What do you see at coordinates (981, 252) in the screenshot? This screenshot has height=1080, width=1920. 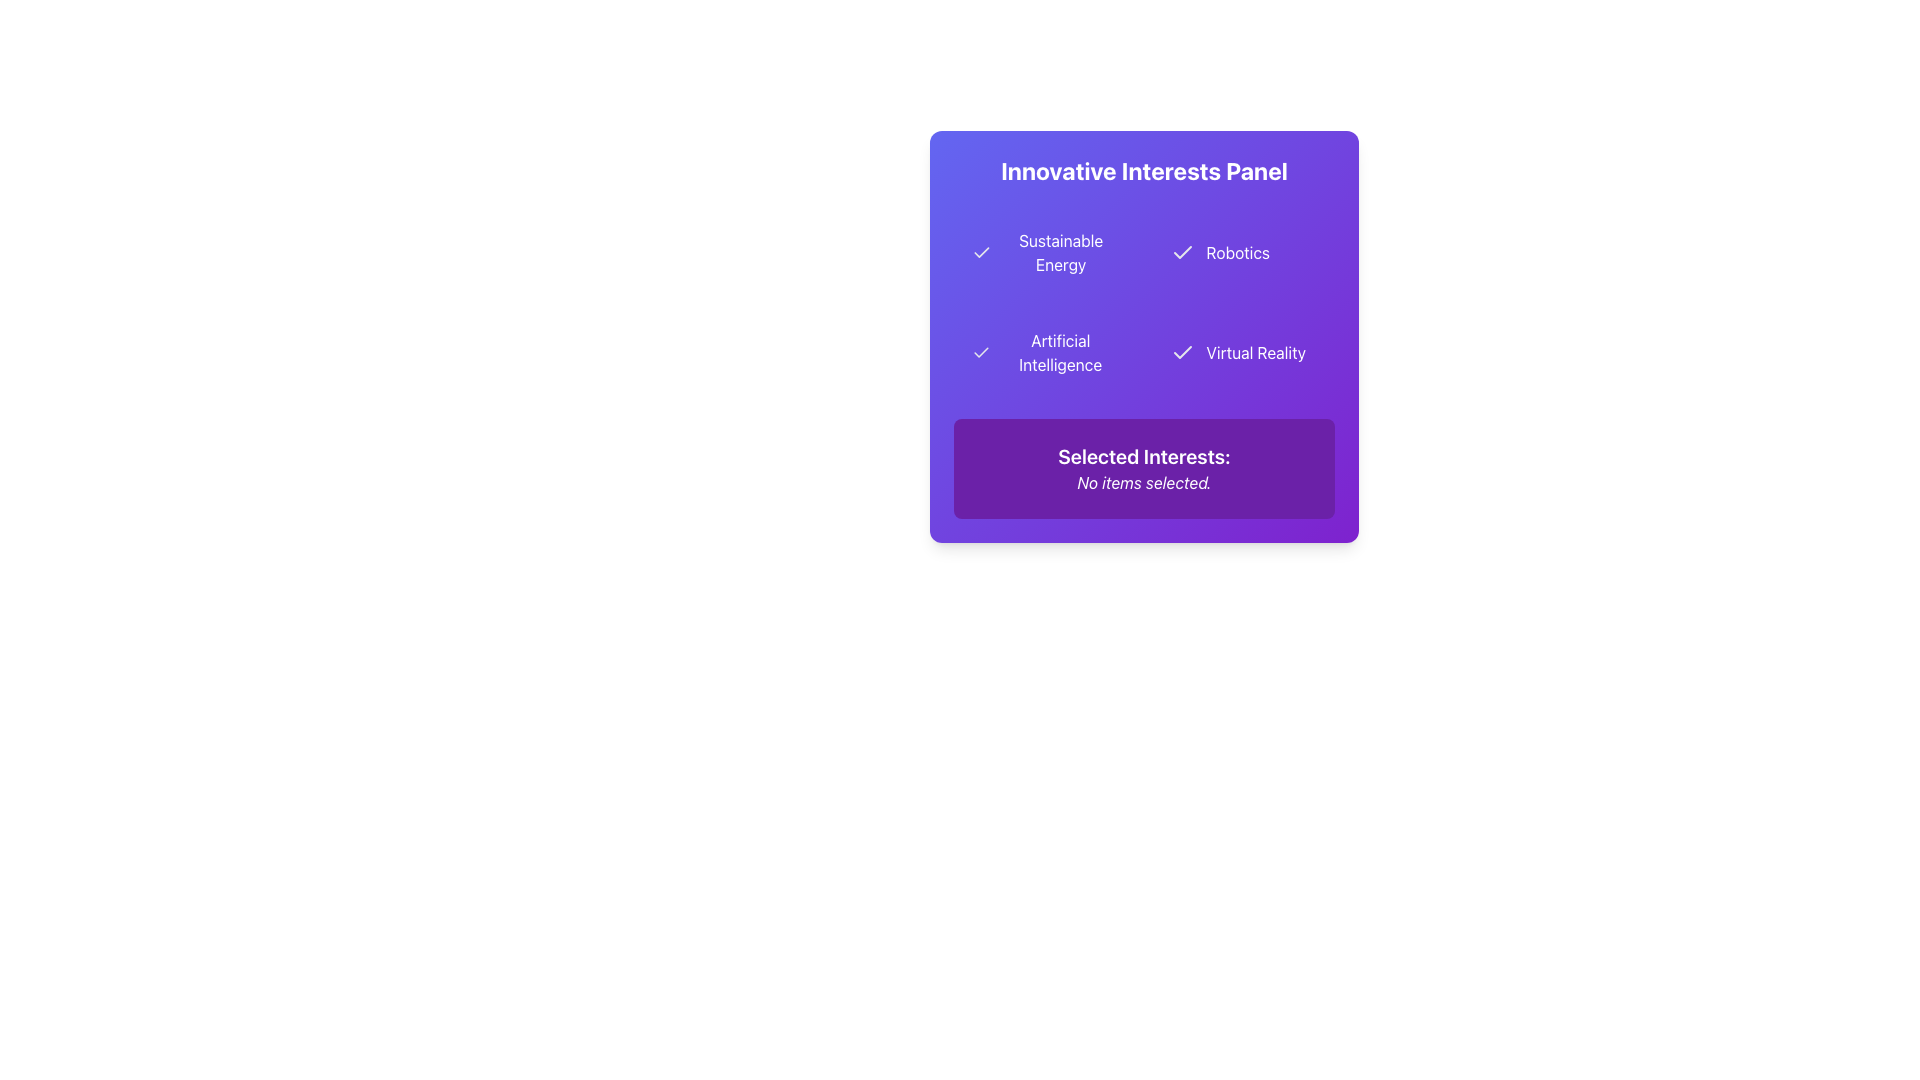 I see `the state of the checkmark icon indicating the selection of the 'Sustainable Energy' option in the panel` at bounding box center [981, 252].